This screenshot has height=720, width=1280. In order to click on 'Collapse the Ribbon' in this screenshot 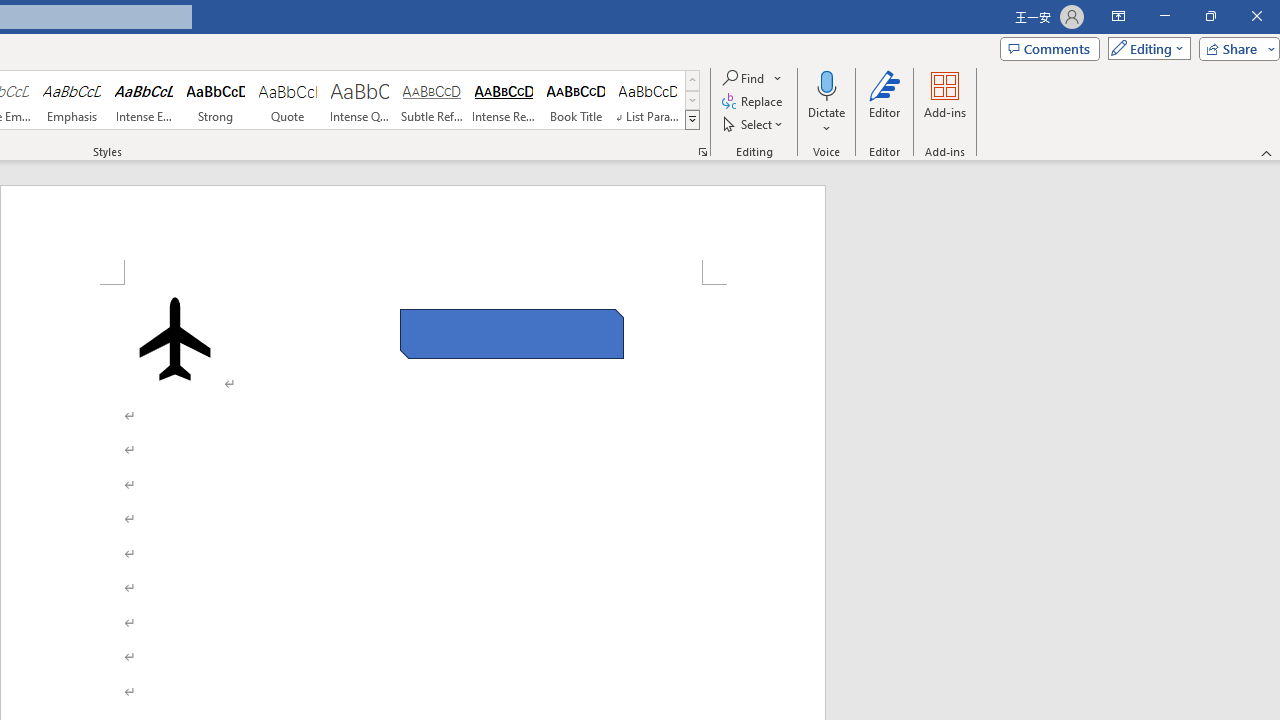, I will do `click(1266, 152)`.